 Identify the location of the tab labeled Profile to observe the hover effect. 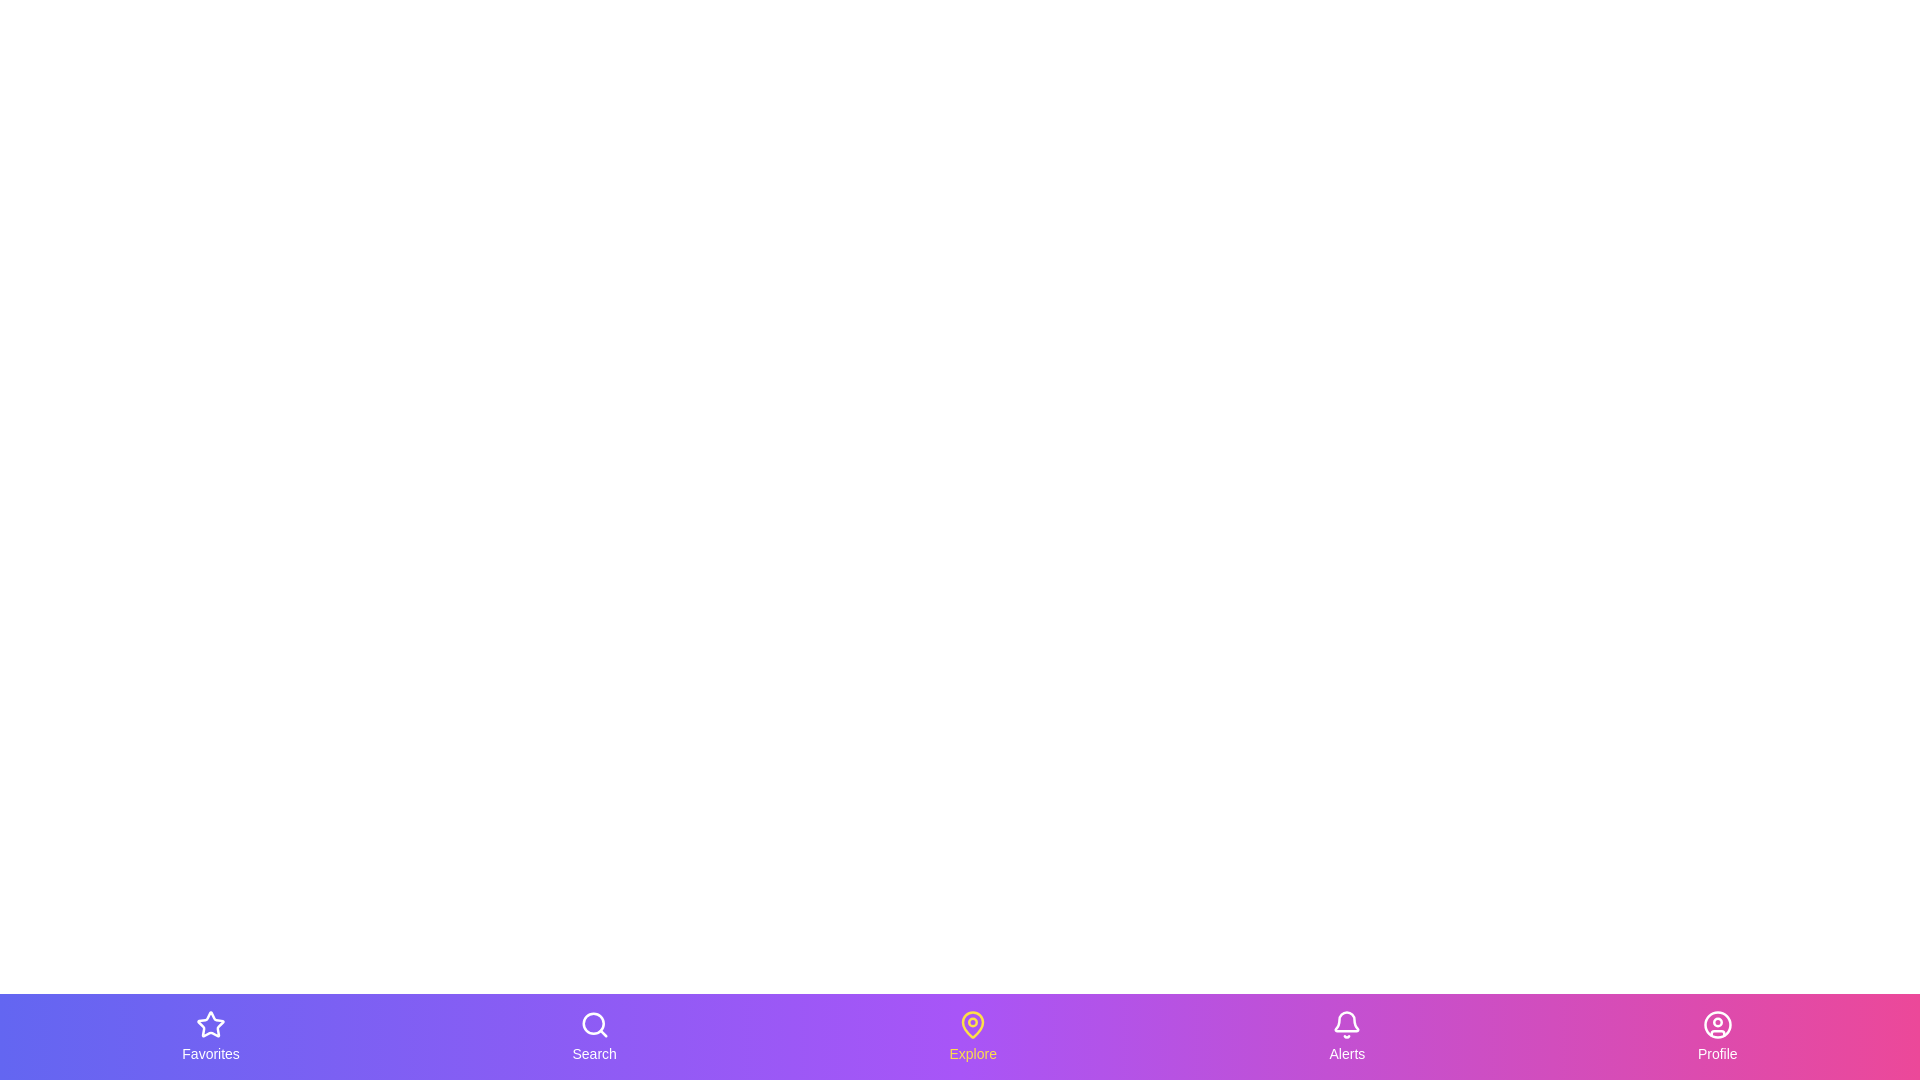
(1716, 1036).